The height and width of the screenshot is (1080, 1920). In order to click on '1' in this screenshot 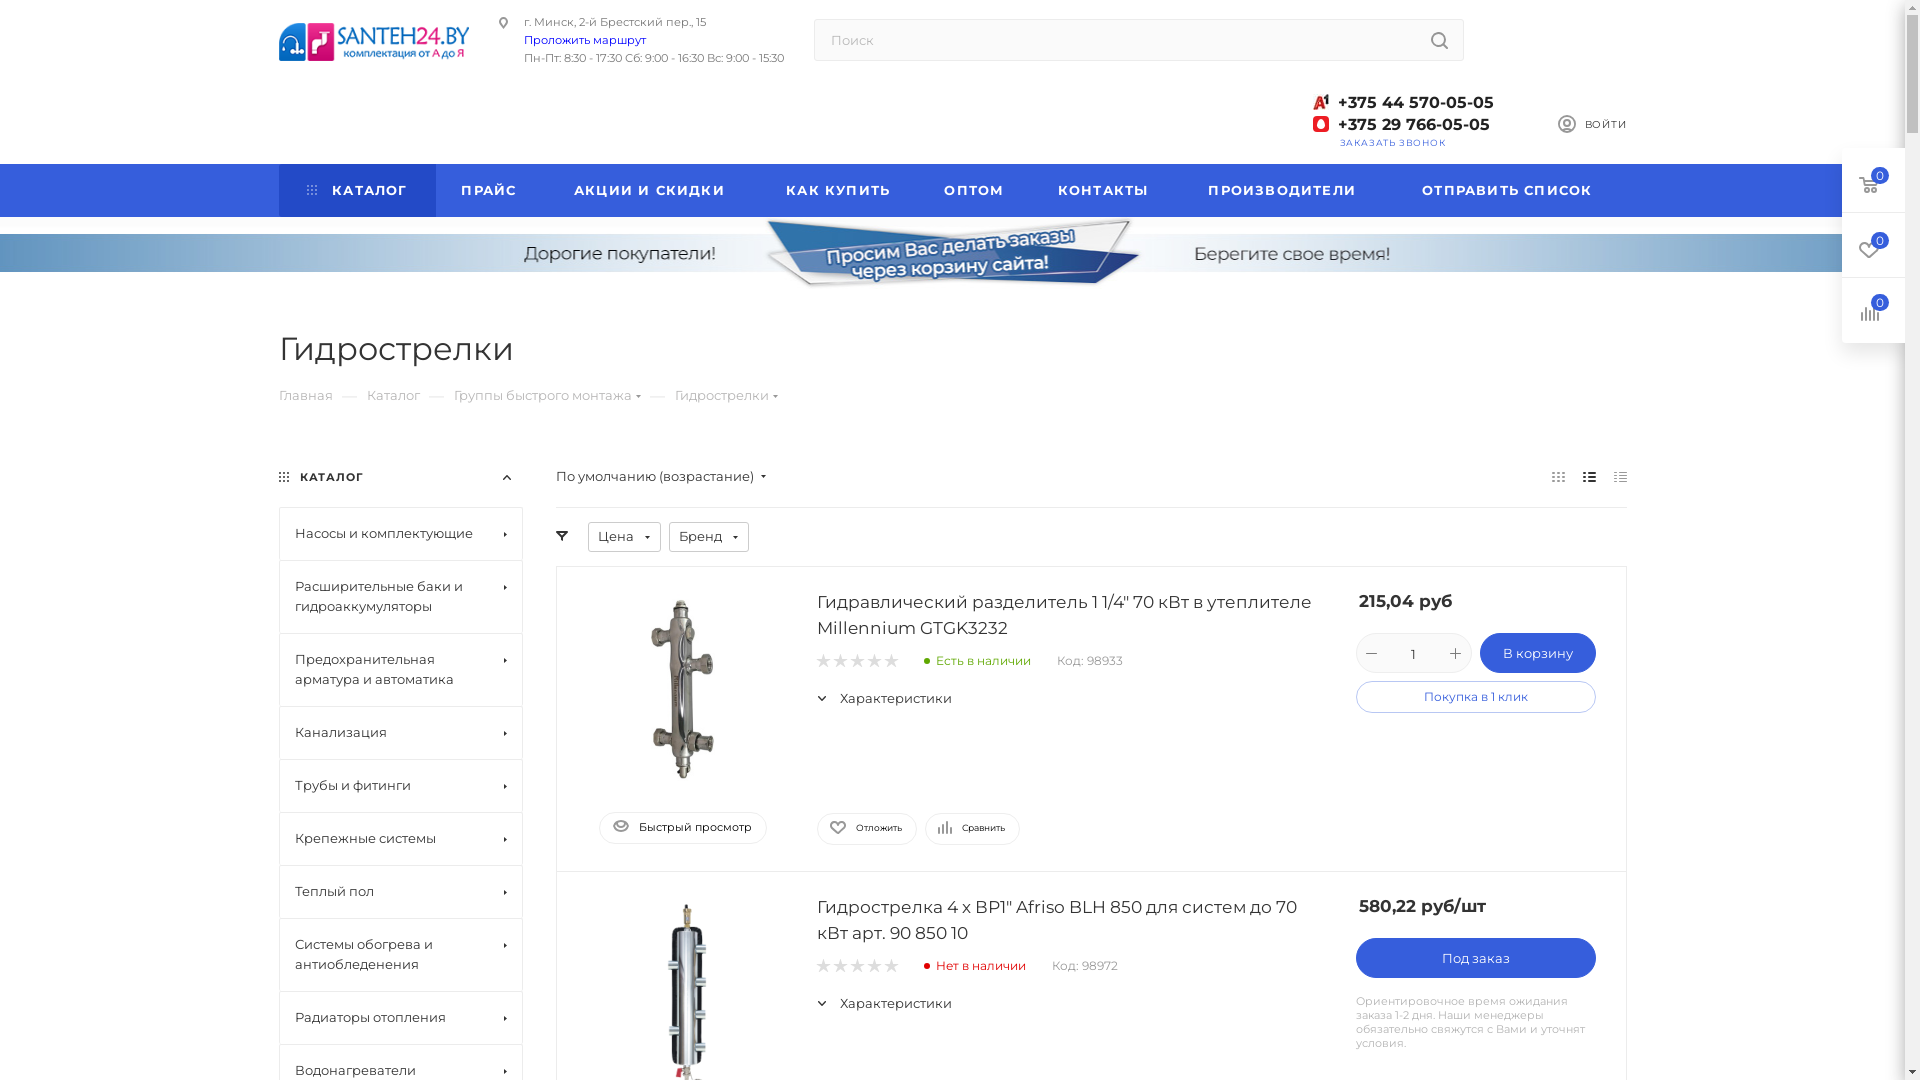, I will do `click(822, 661)`.